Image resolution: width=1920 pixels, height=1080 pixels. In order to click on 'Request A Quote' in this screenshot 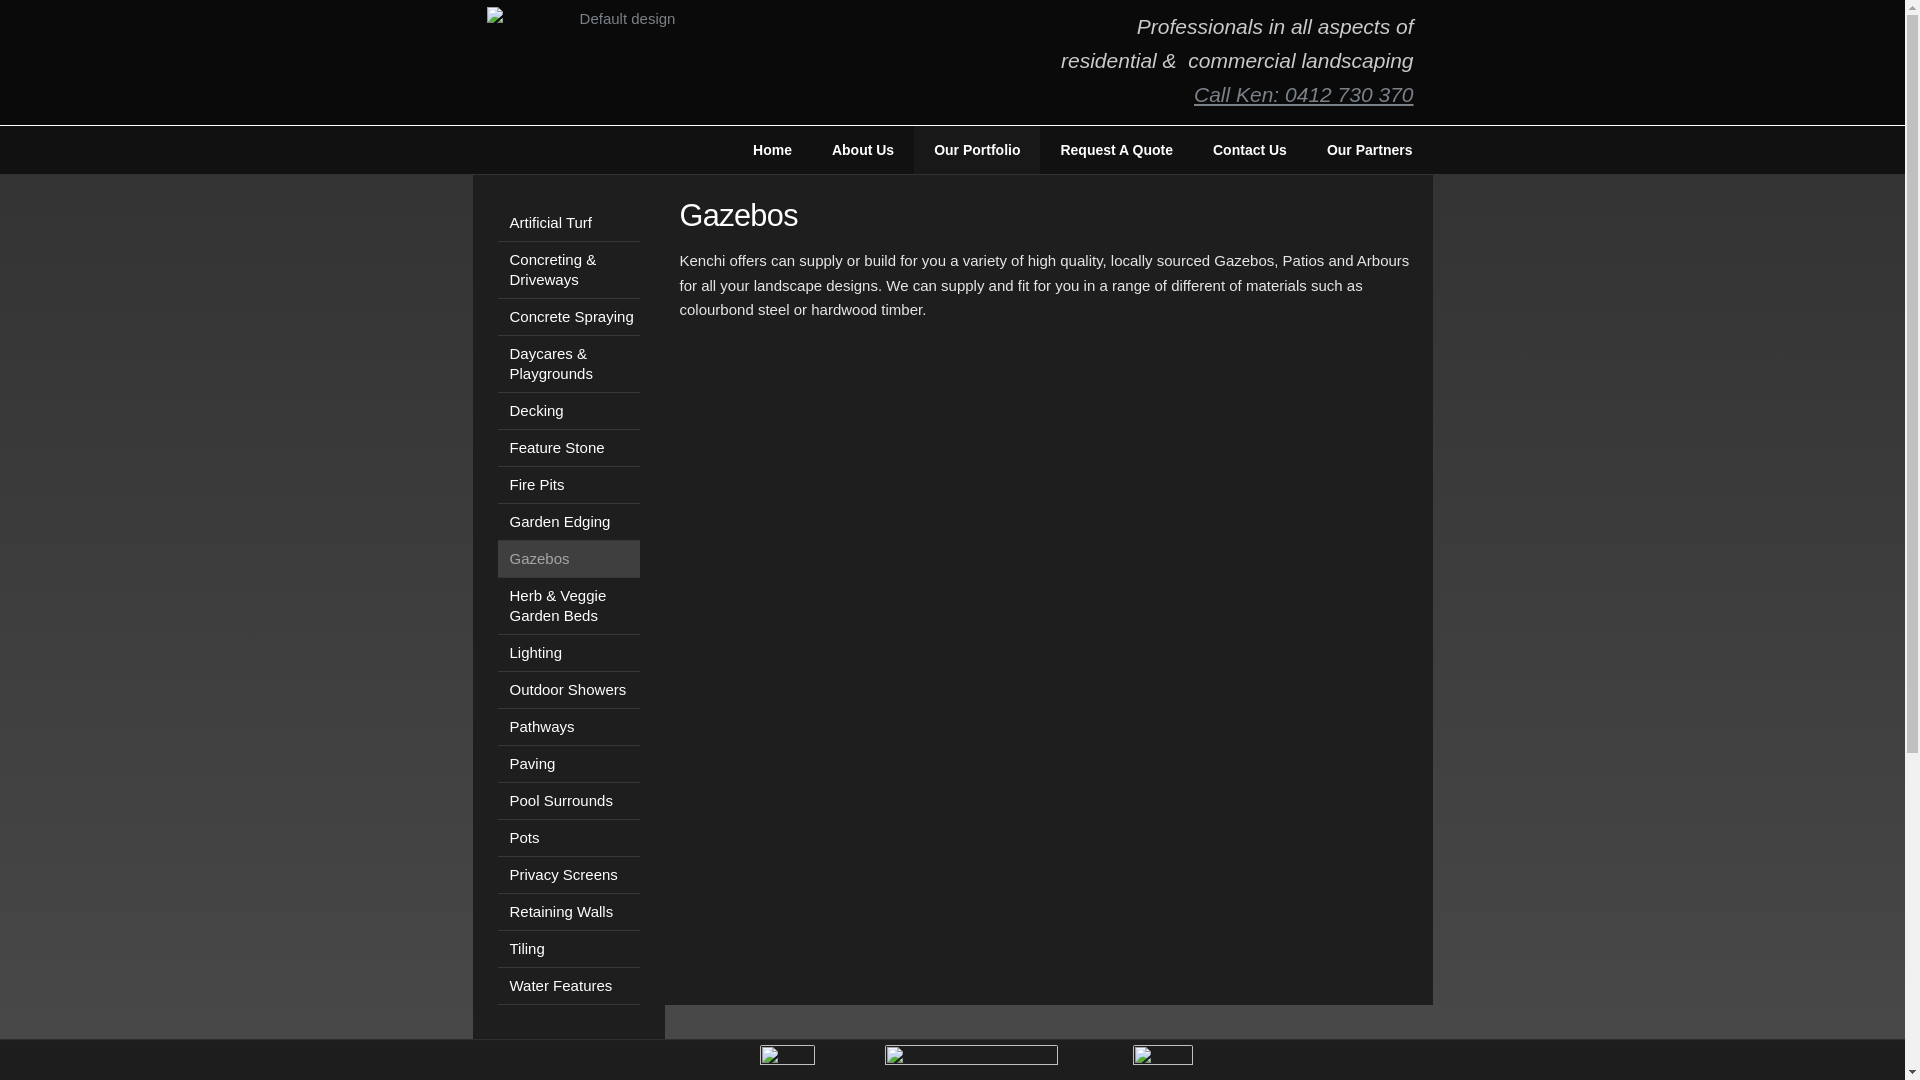, I will do `click(1115, 149)`.